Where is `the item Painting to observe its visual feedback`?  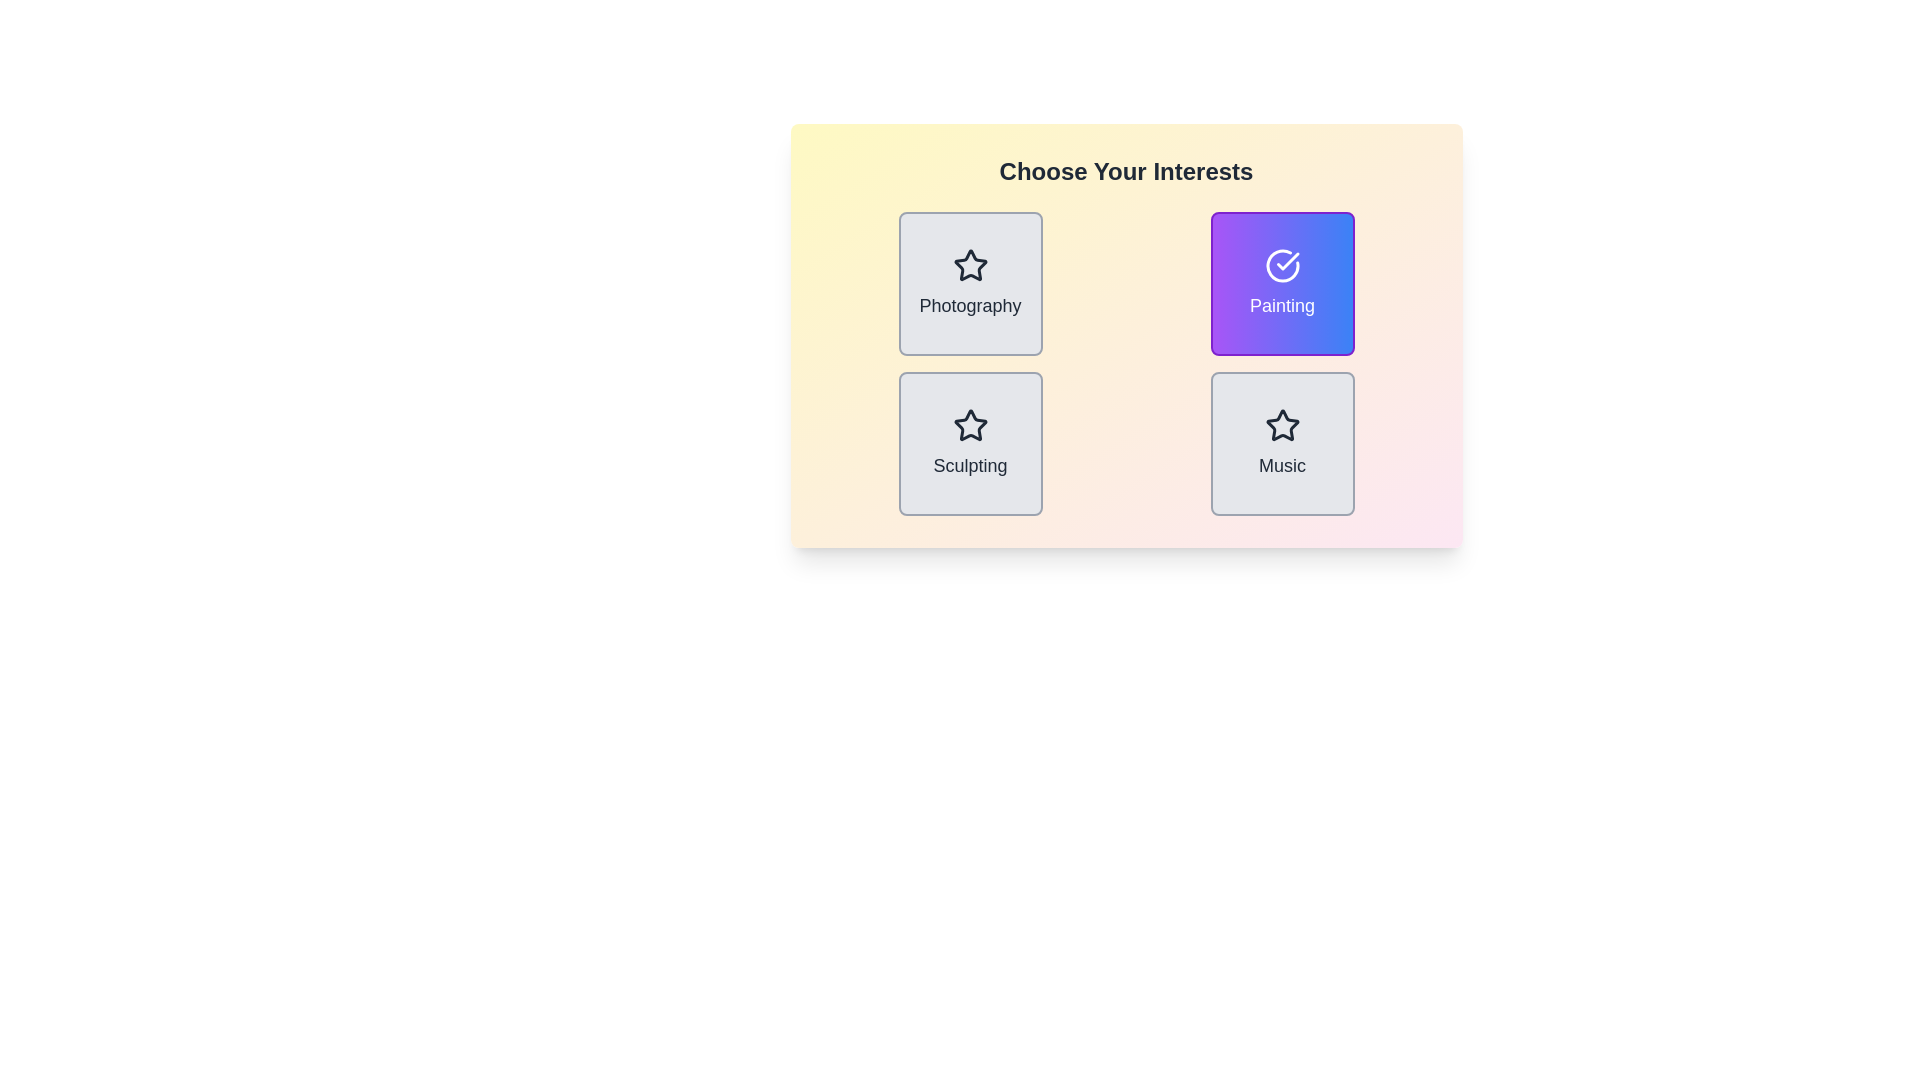 the item Painting to observe its visual feedback is located at coordinates (1282, 284).